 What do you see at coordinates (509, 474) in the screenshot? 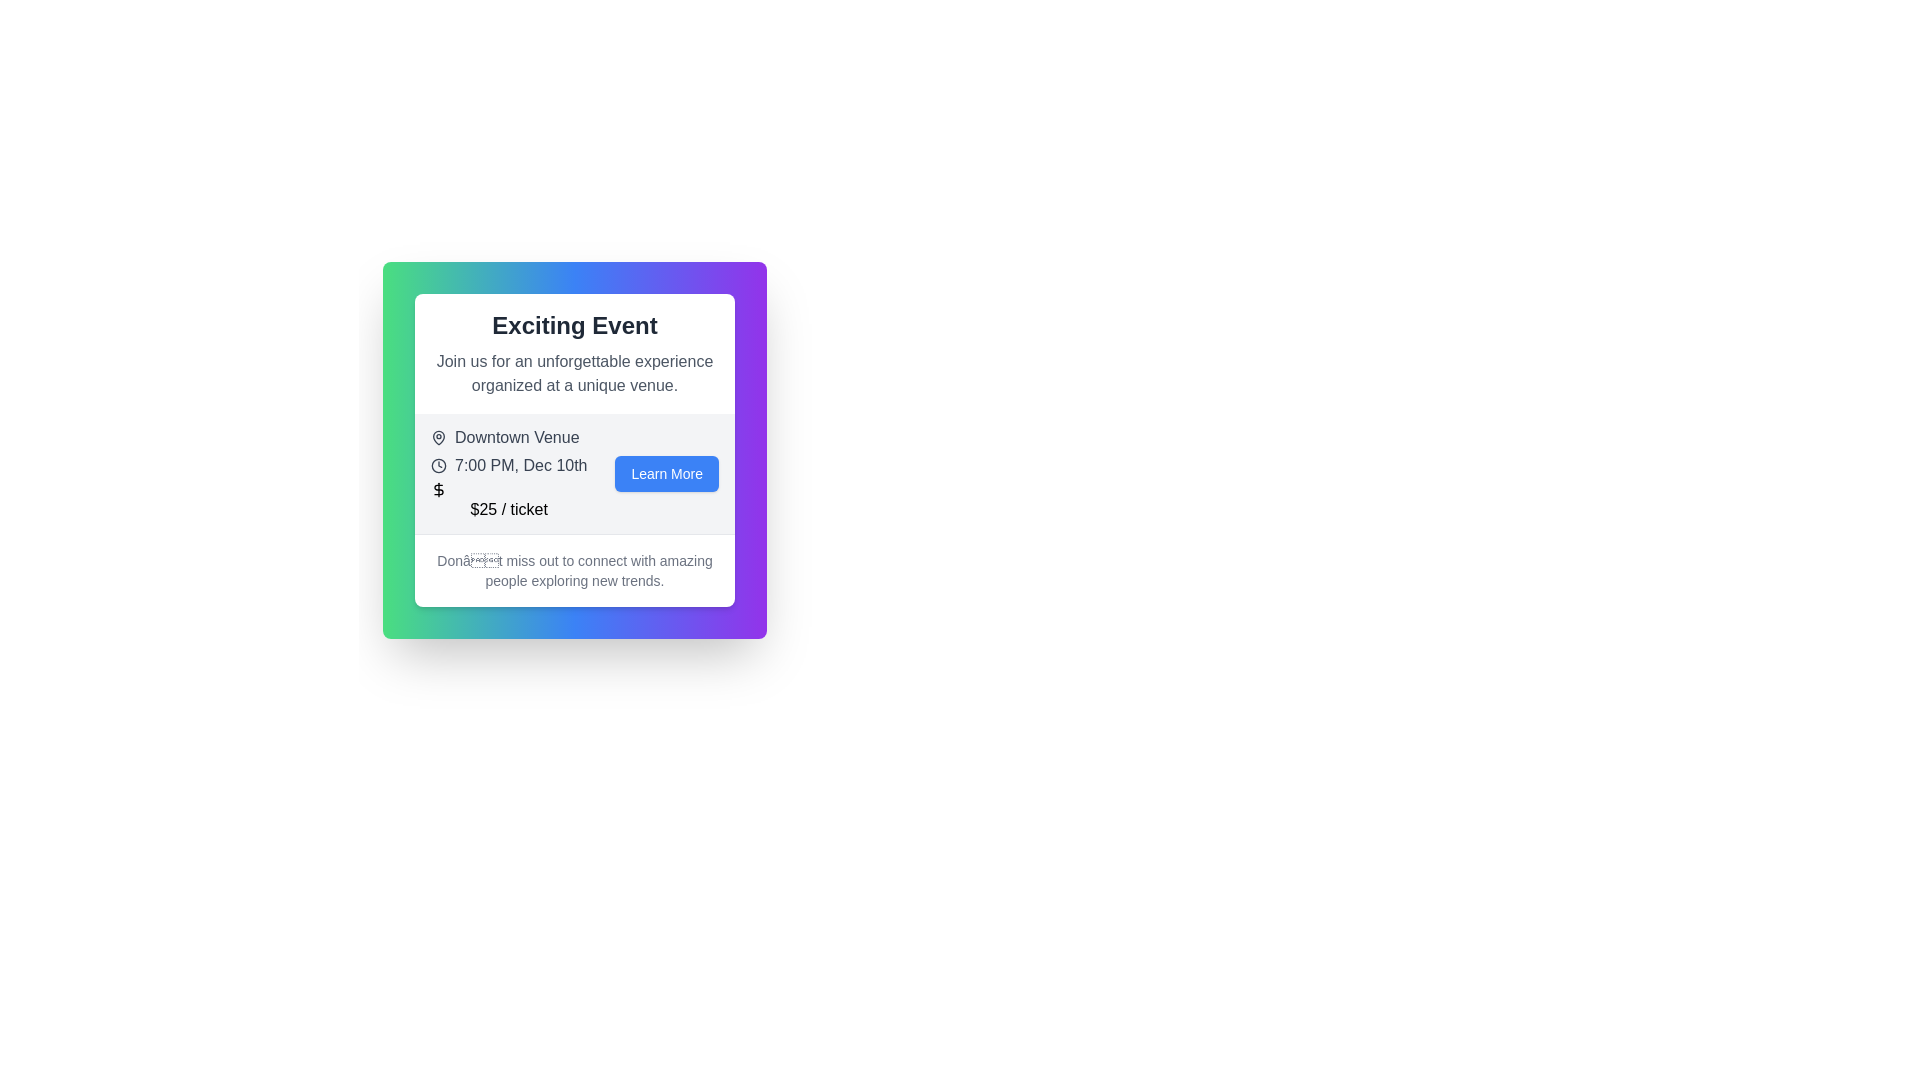
I see `the informational text block providing venue, time, date, and ticket price details for an event, located in the upper left part of the white card` at bounding box center [509, 474].